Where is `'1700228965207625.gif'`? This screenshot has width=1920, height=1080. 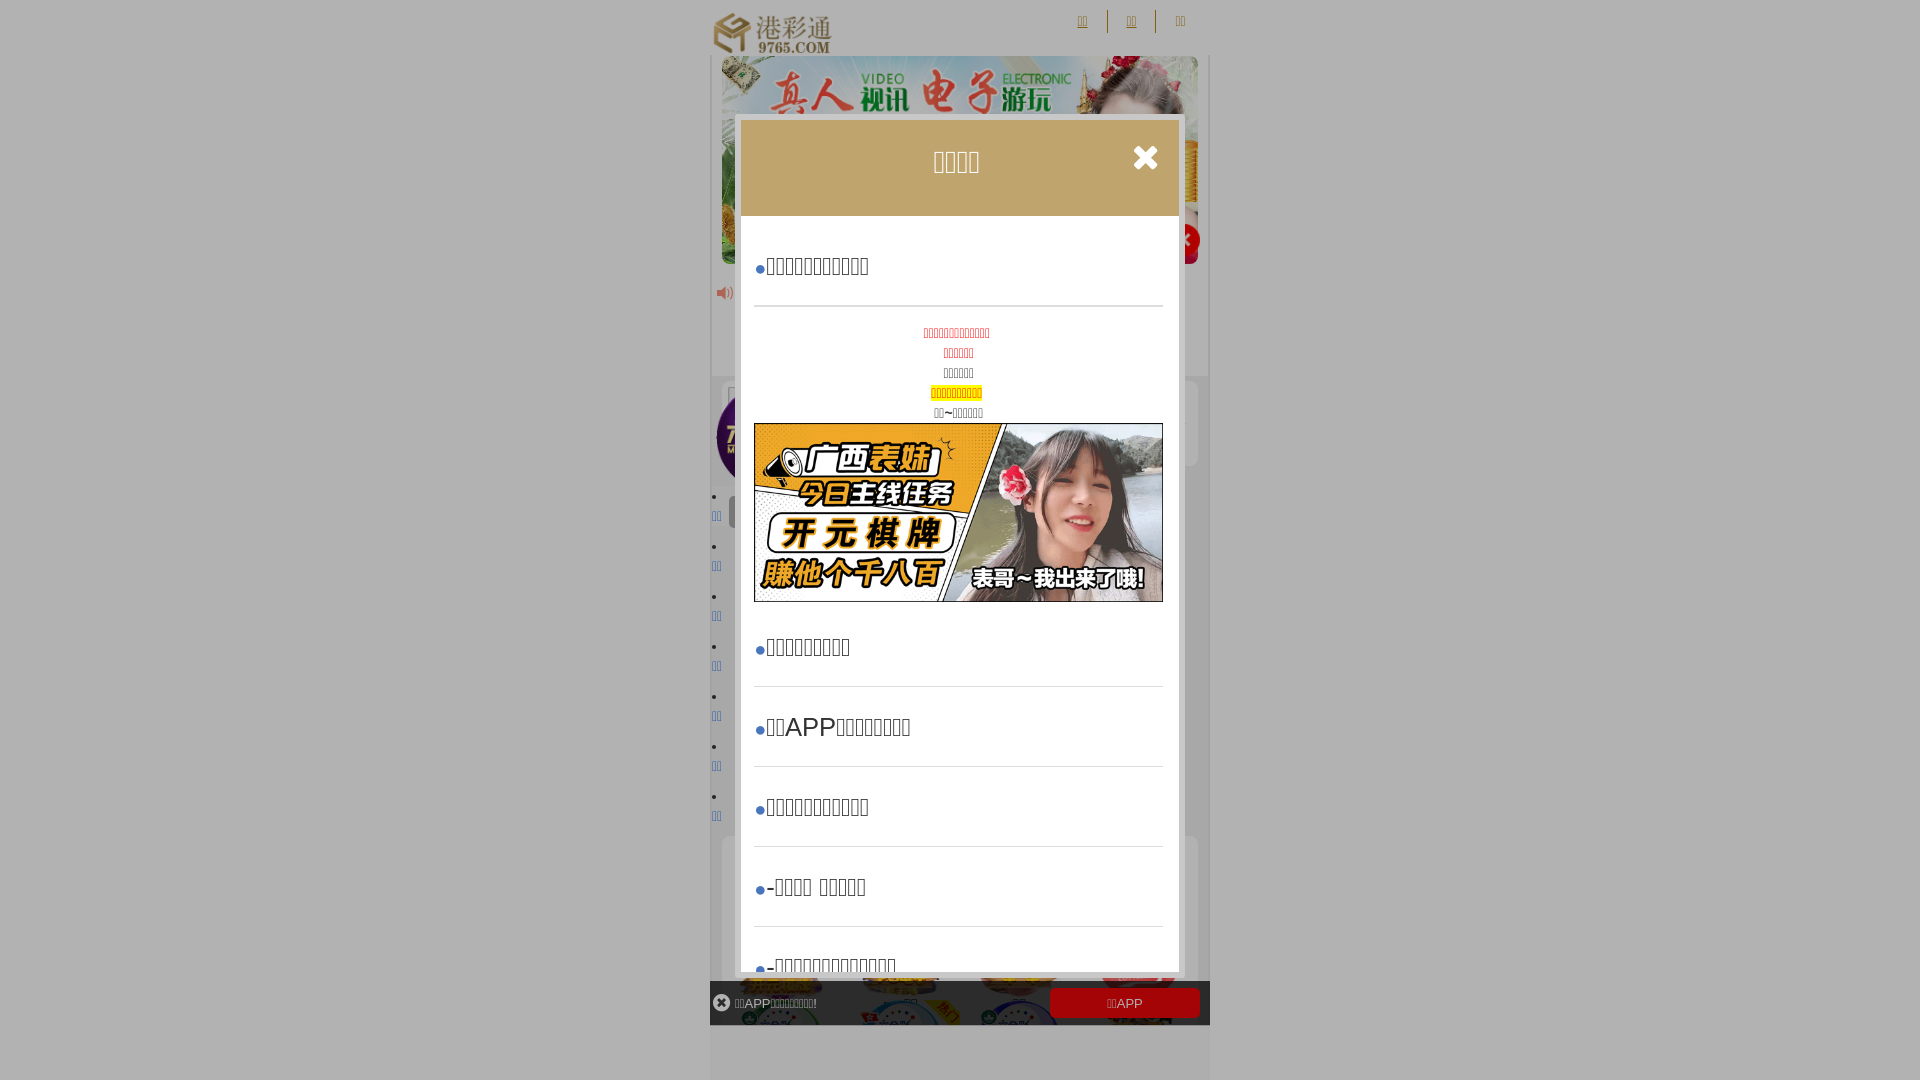 '1700228965207625.gif' is located at coordinates (957, 511).